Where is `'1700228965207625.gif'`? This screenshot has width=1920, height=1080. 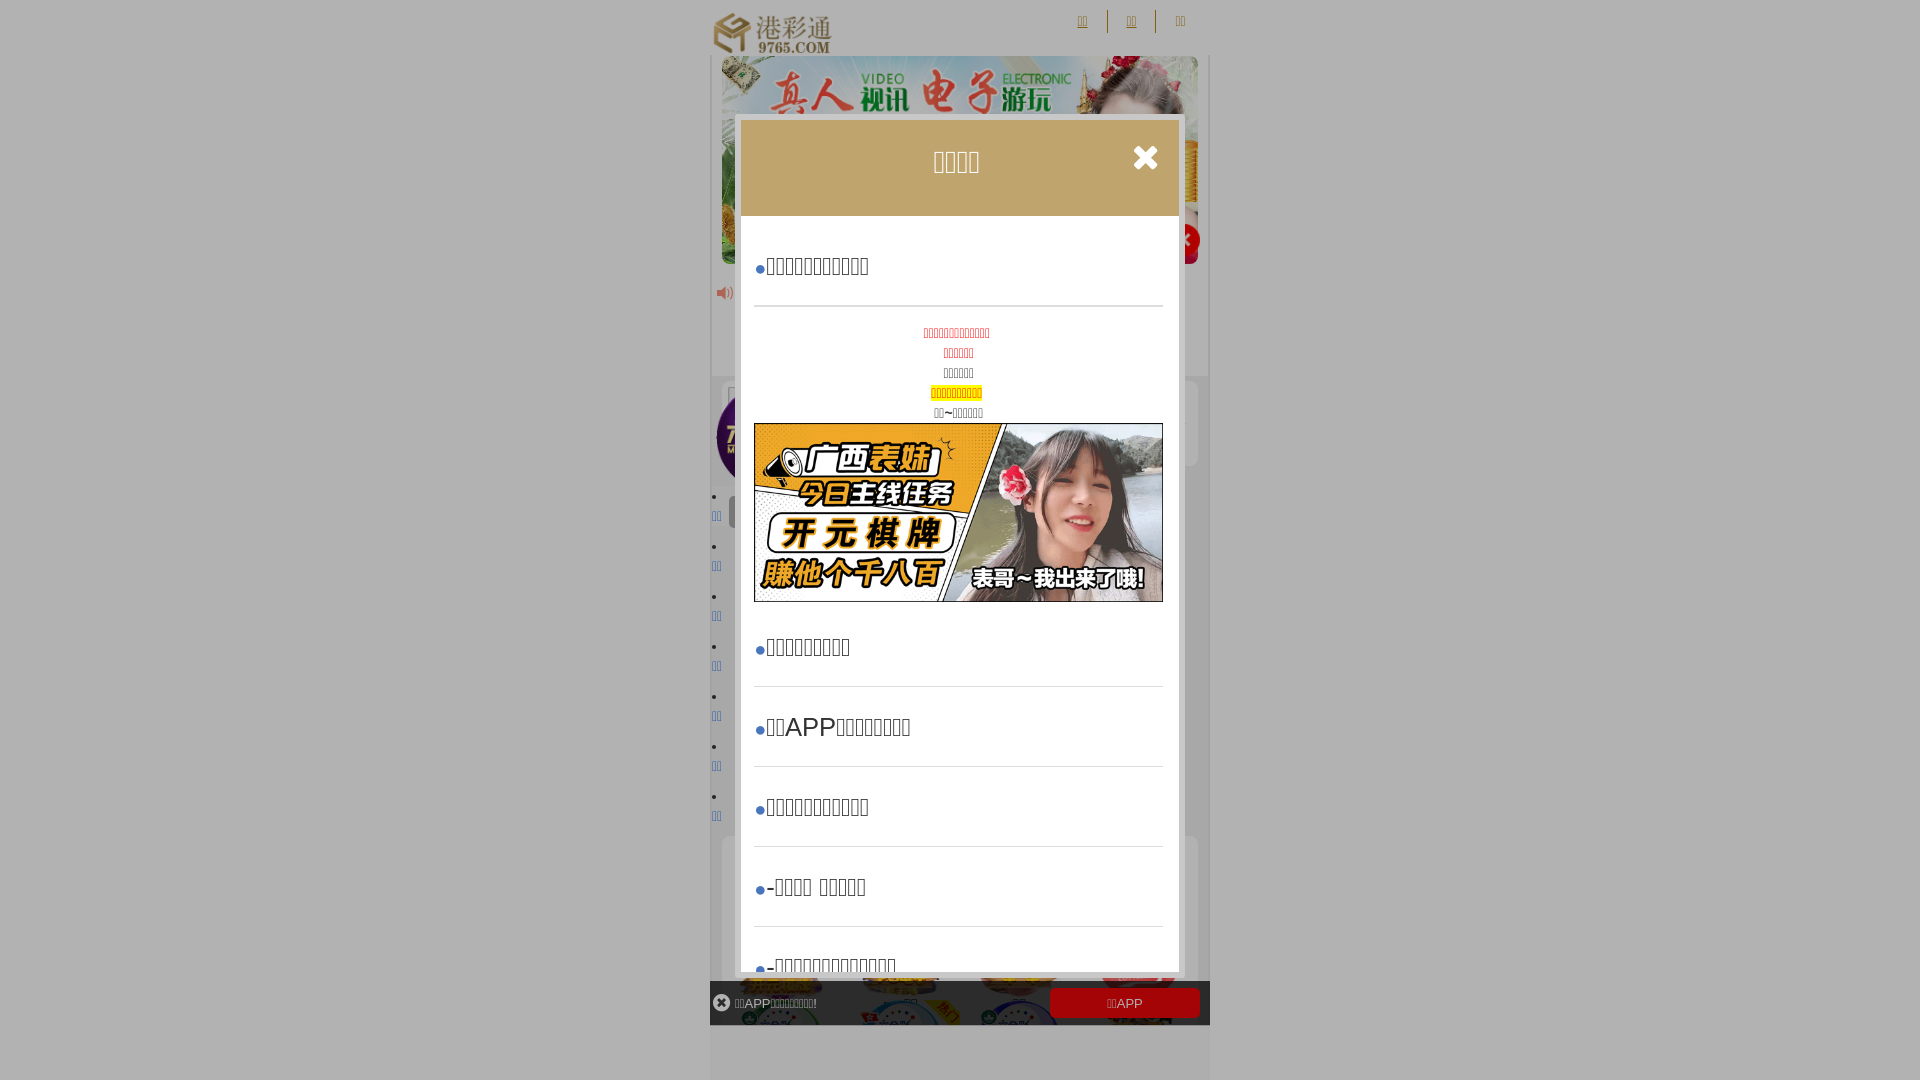 '1700228965207625.gif' is located at coordinates (957, 511).